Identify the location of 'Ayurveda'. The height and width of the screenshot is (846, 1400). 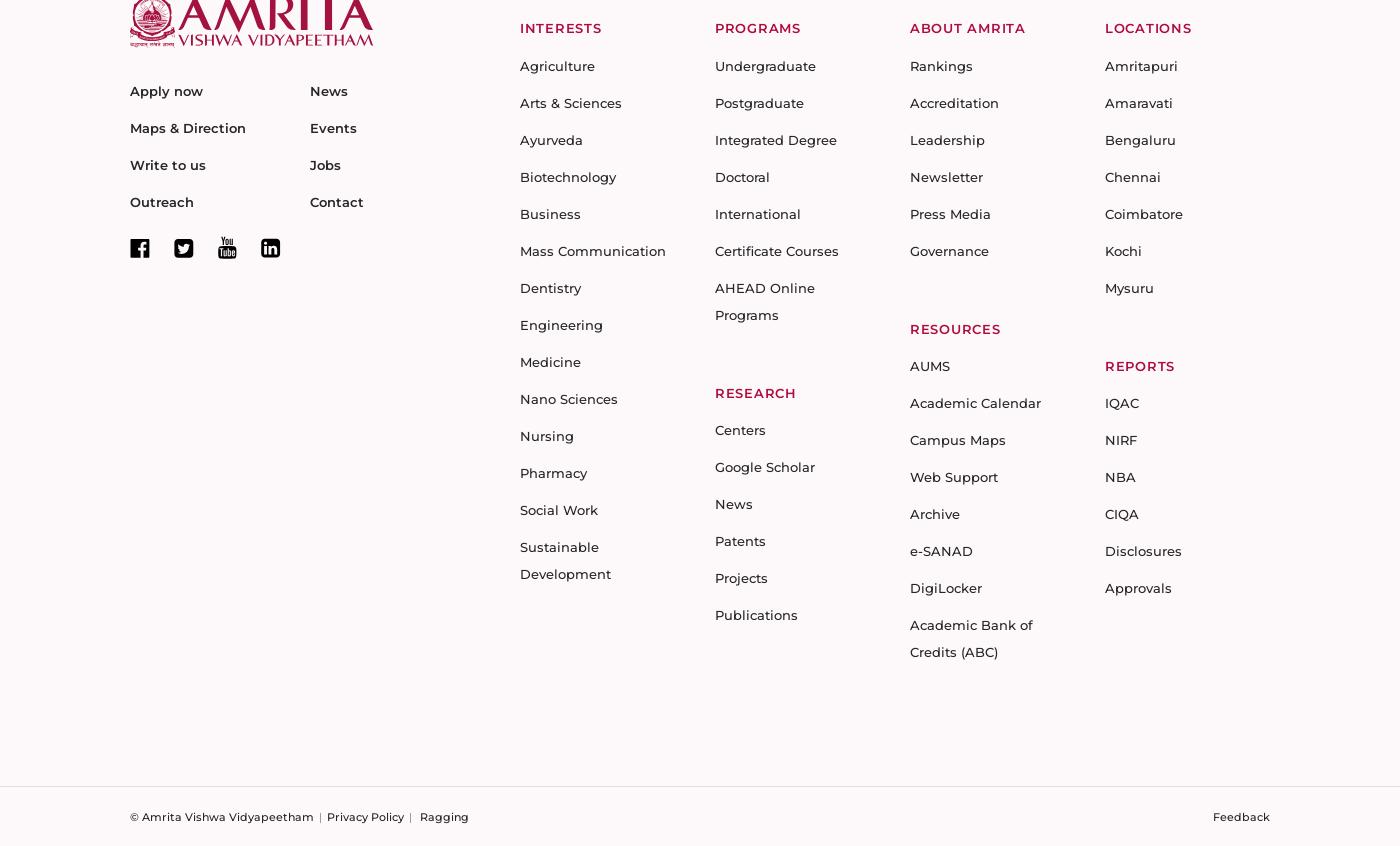
(551, 138).